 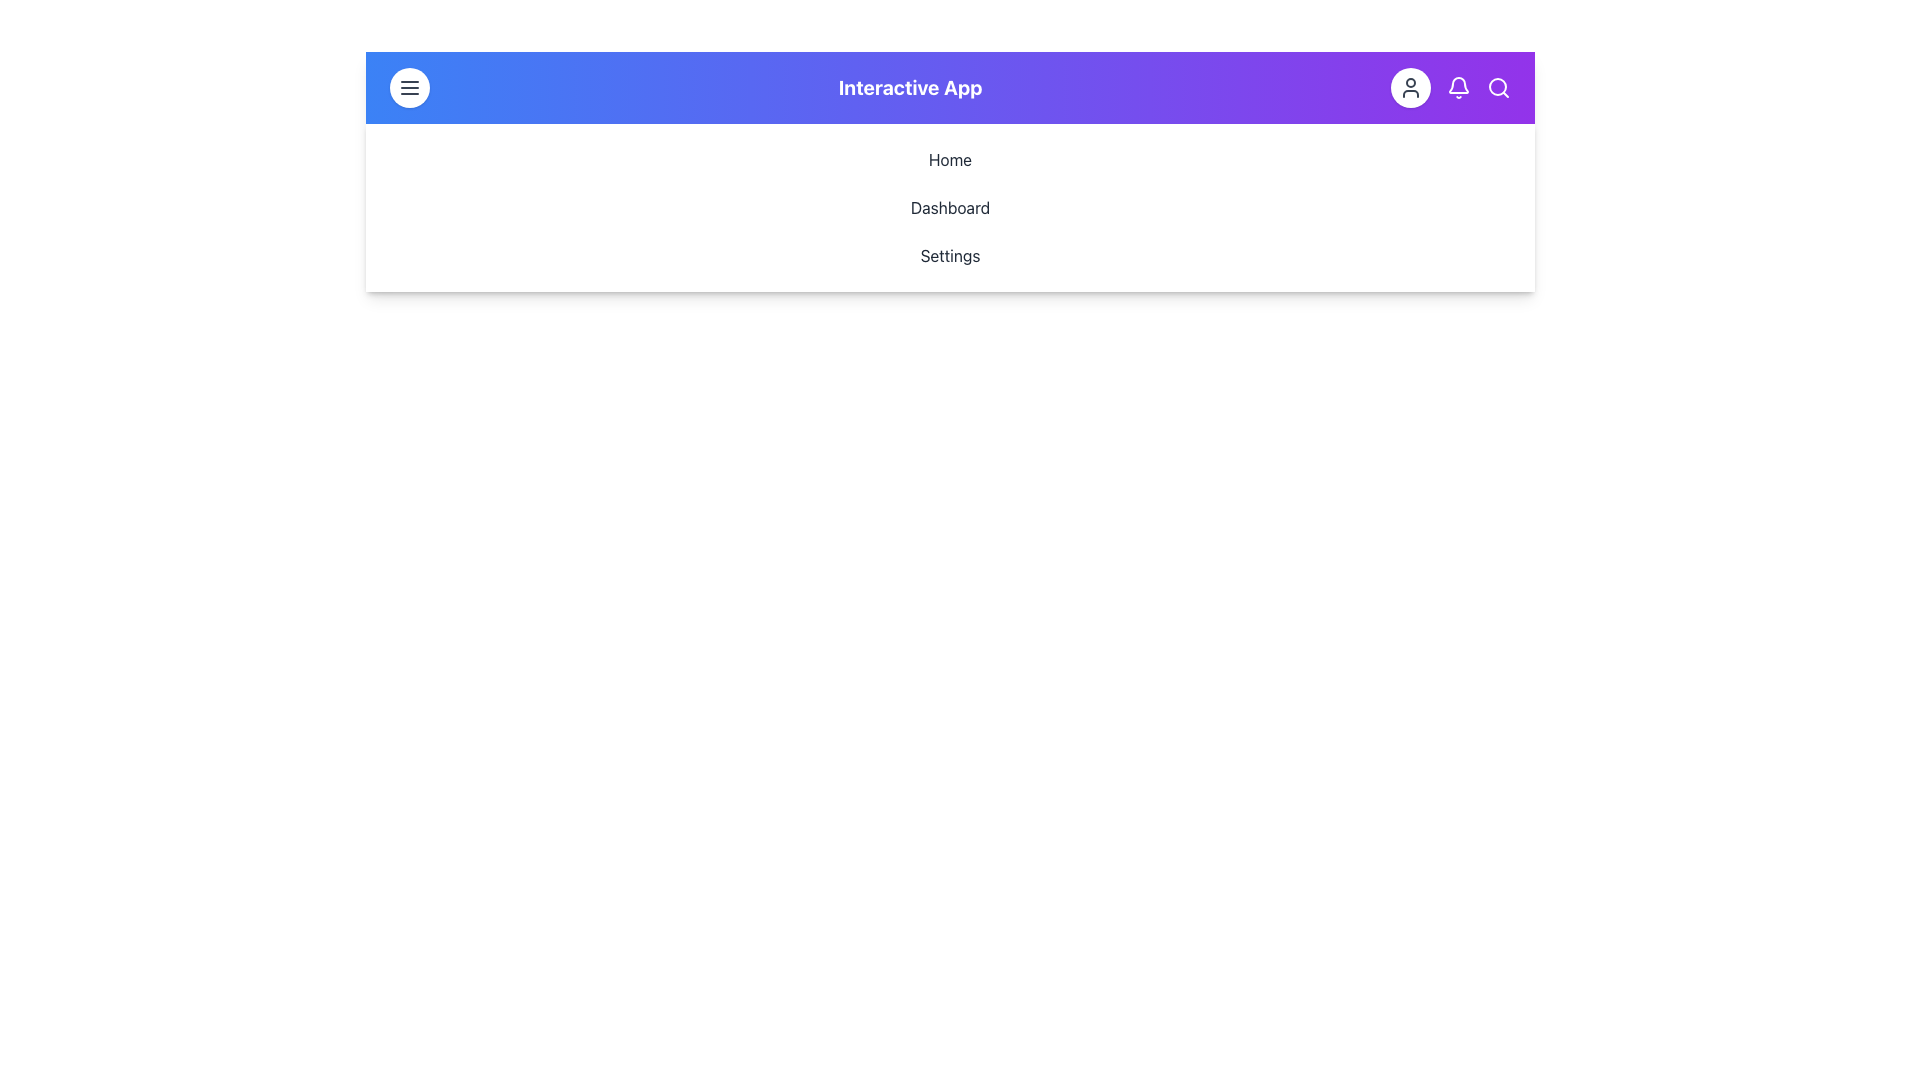 I want to click on the second item in the vertical navigation menu, labeled as 'Dashboard', so click(x=949, y=208).